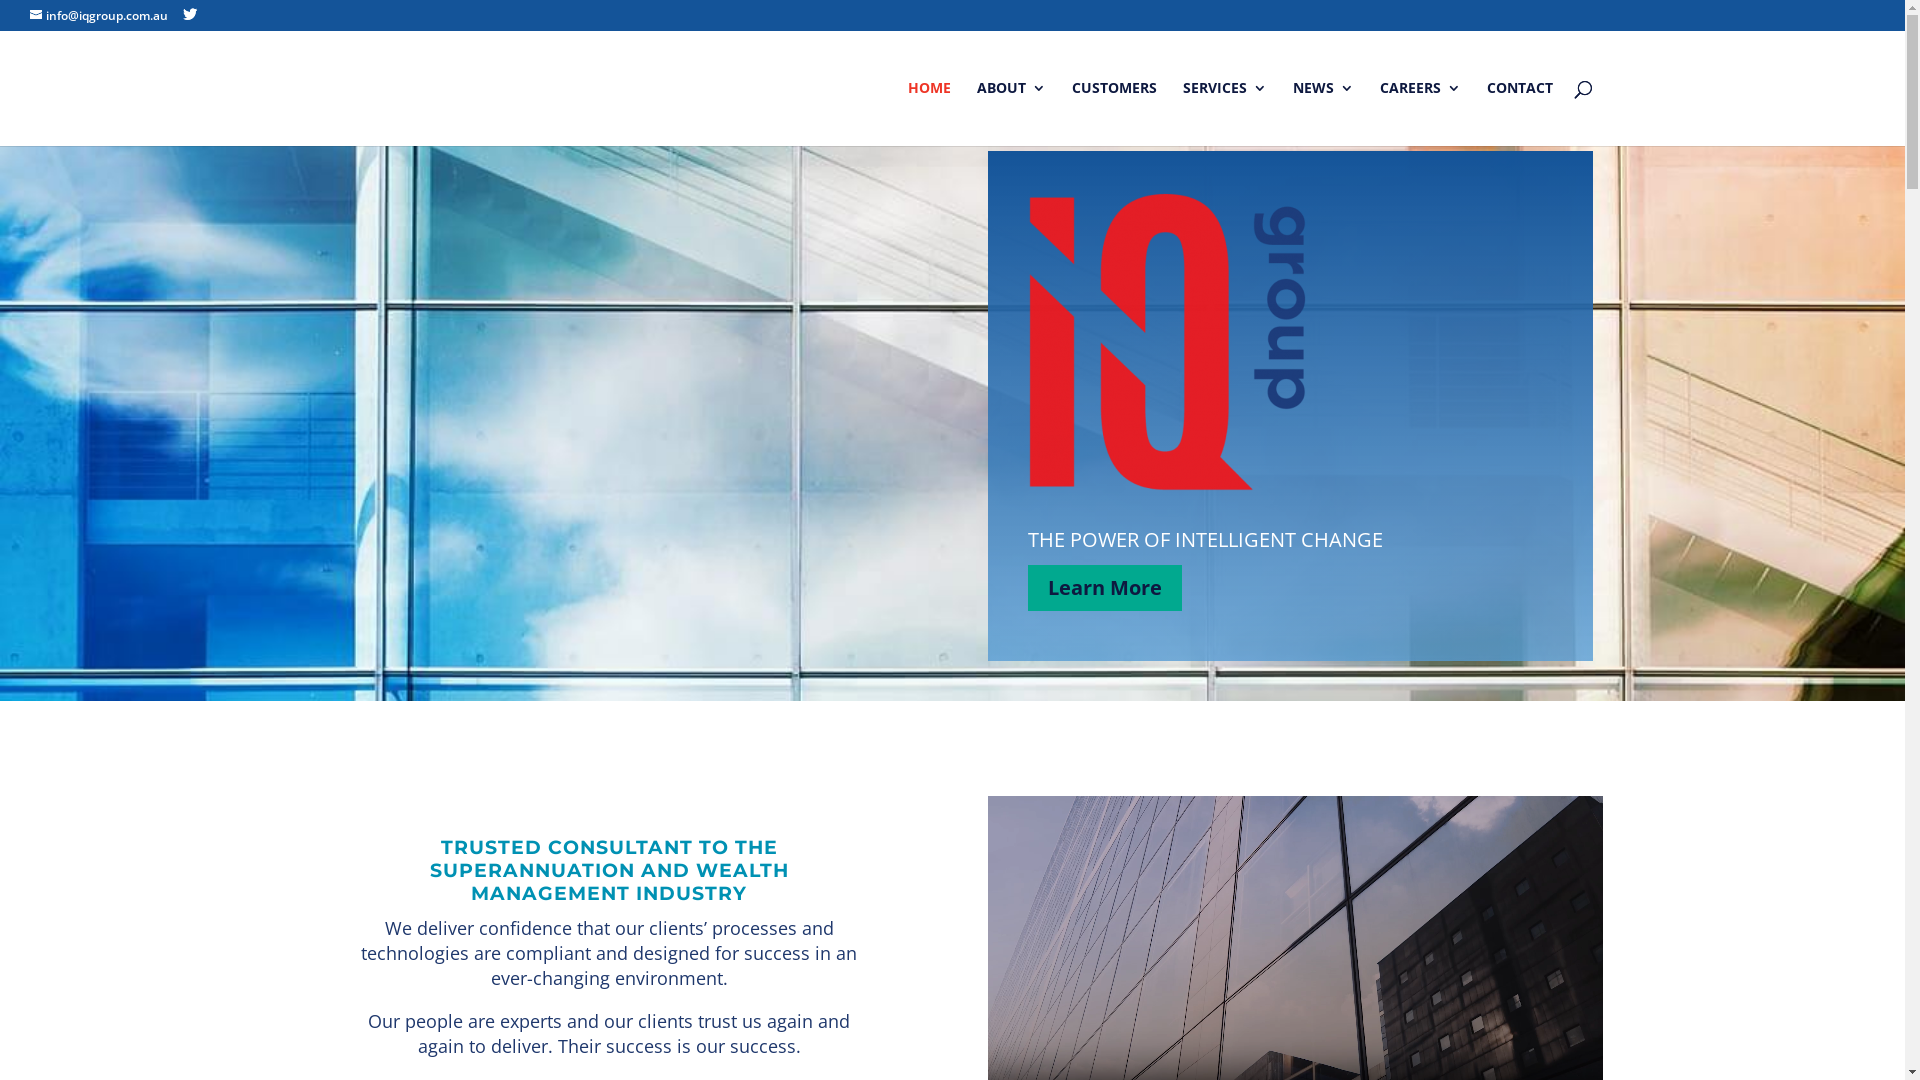 This screenshot has height=1080, width=1920. Describe the element at coordinates (1419, 113) in the screenshot. I see `'CAREERS'` at that location.